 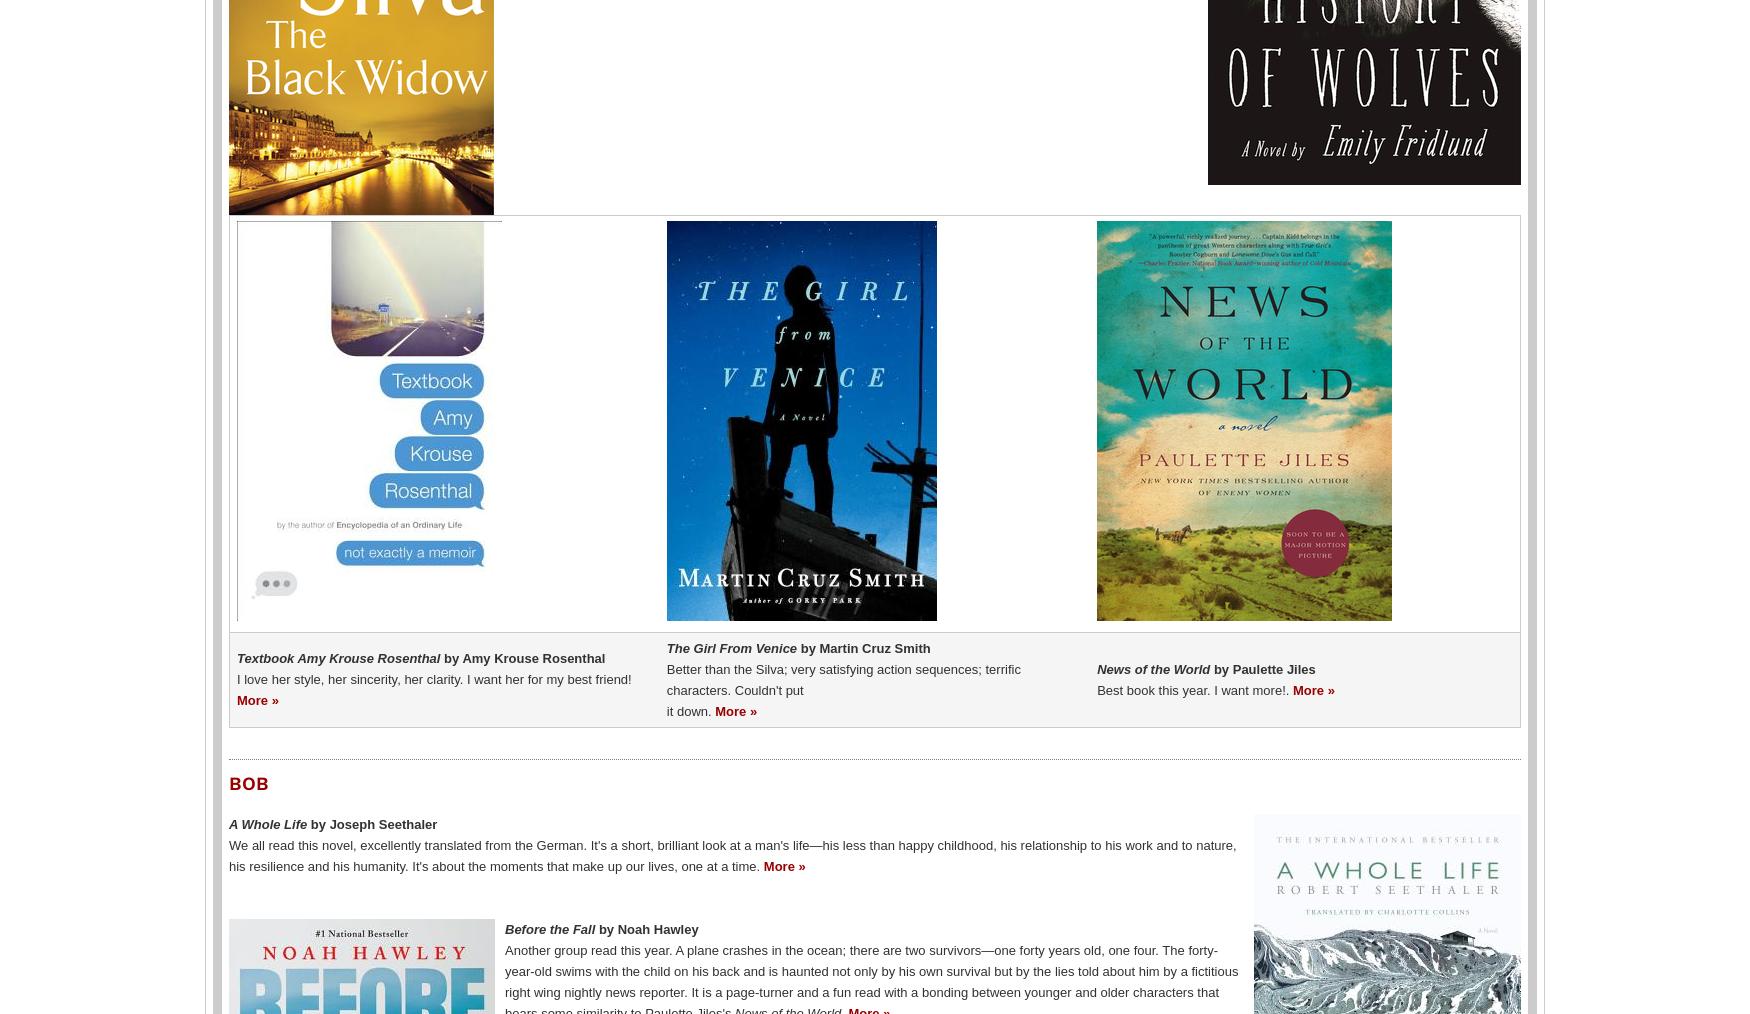 What do you see at coordinates (647, 927) in the screenshot?
I see `'by Noah Hawley'` at bounding box center [647, 927].